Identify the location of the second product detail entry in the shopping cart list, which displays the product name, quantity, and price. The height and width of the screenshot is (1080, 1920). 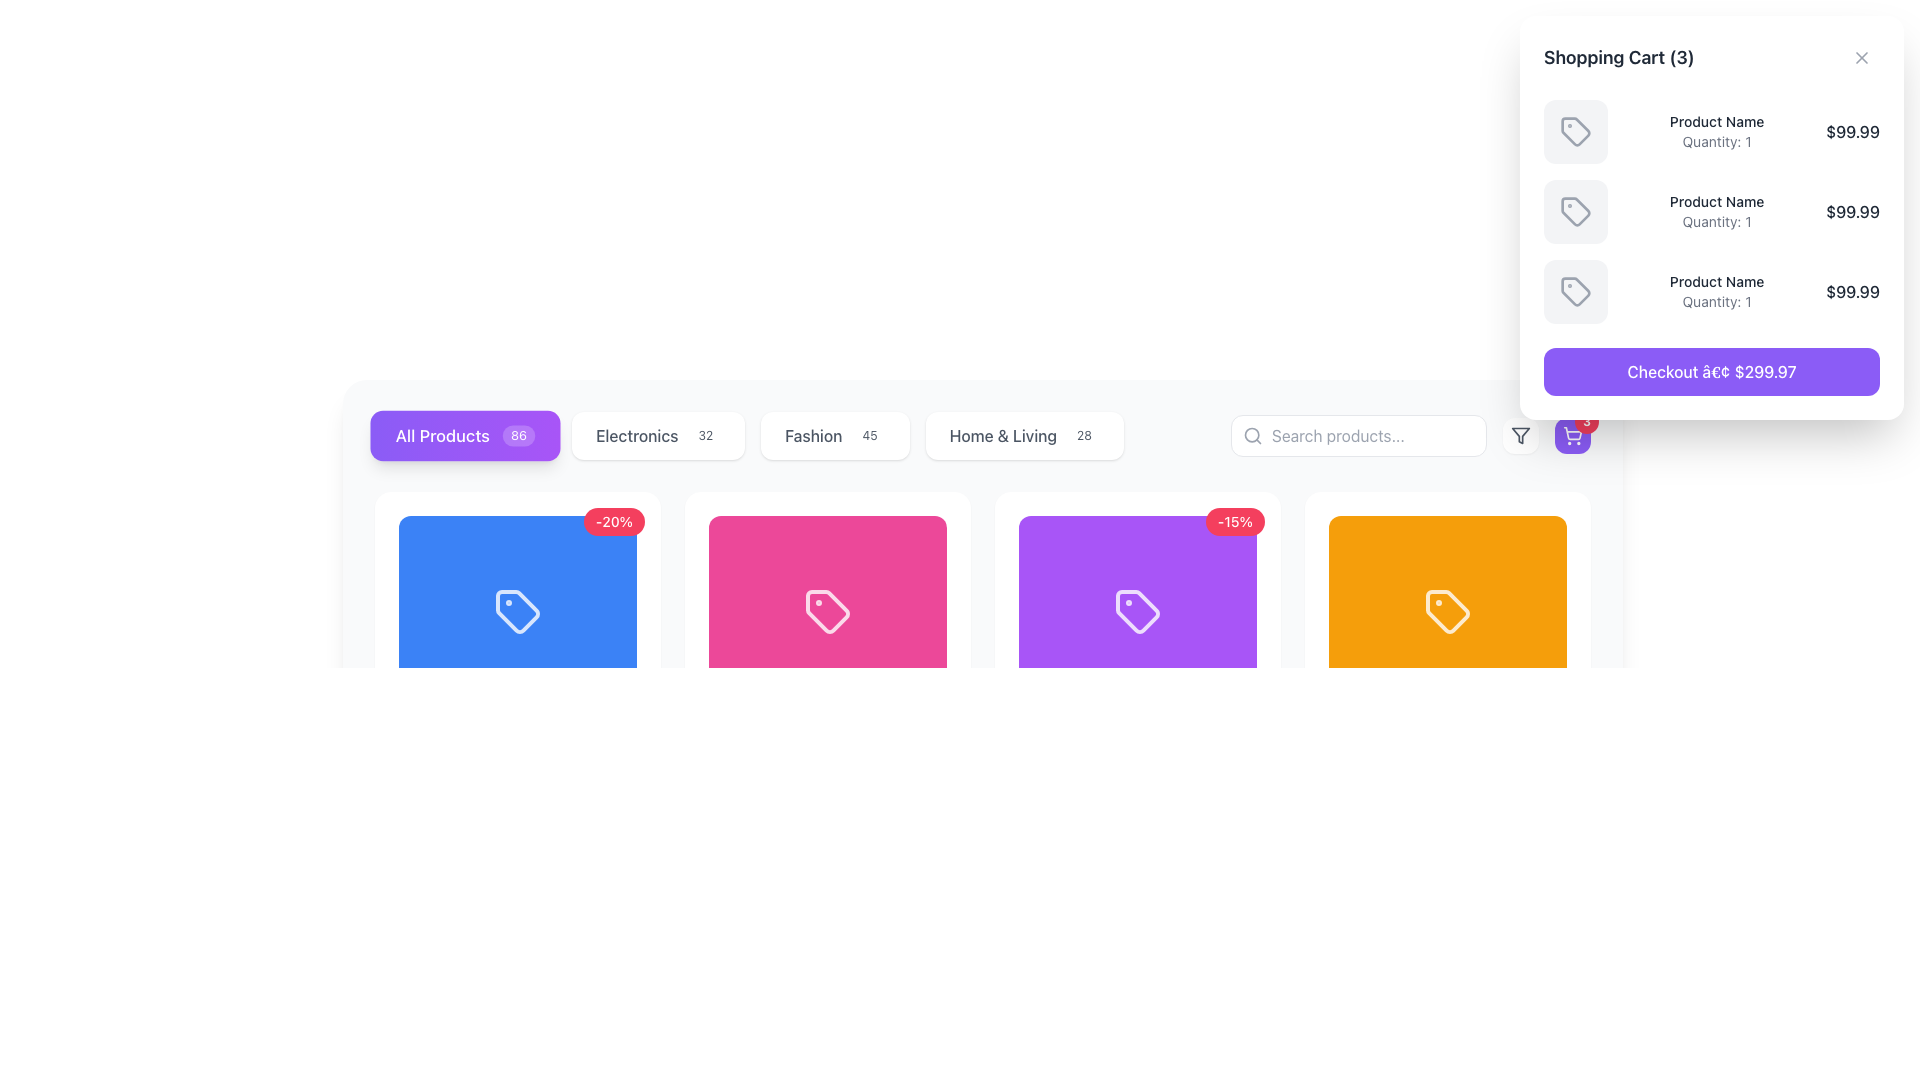
(1711, 212).